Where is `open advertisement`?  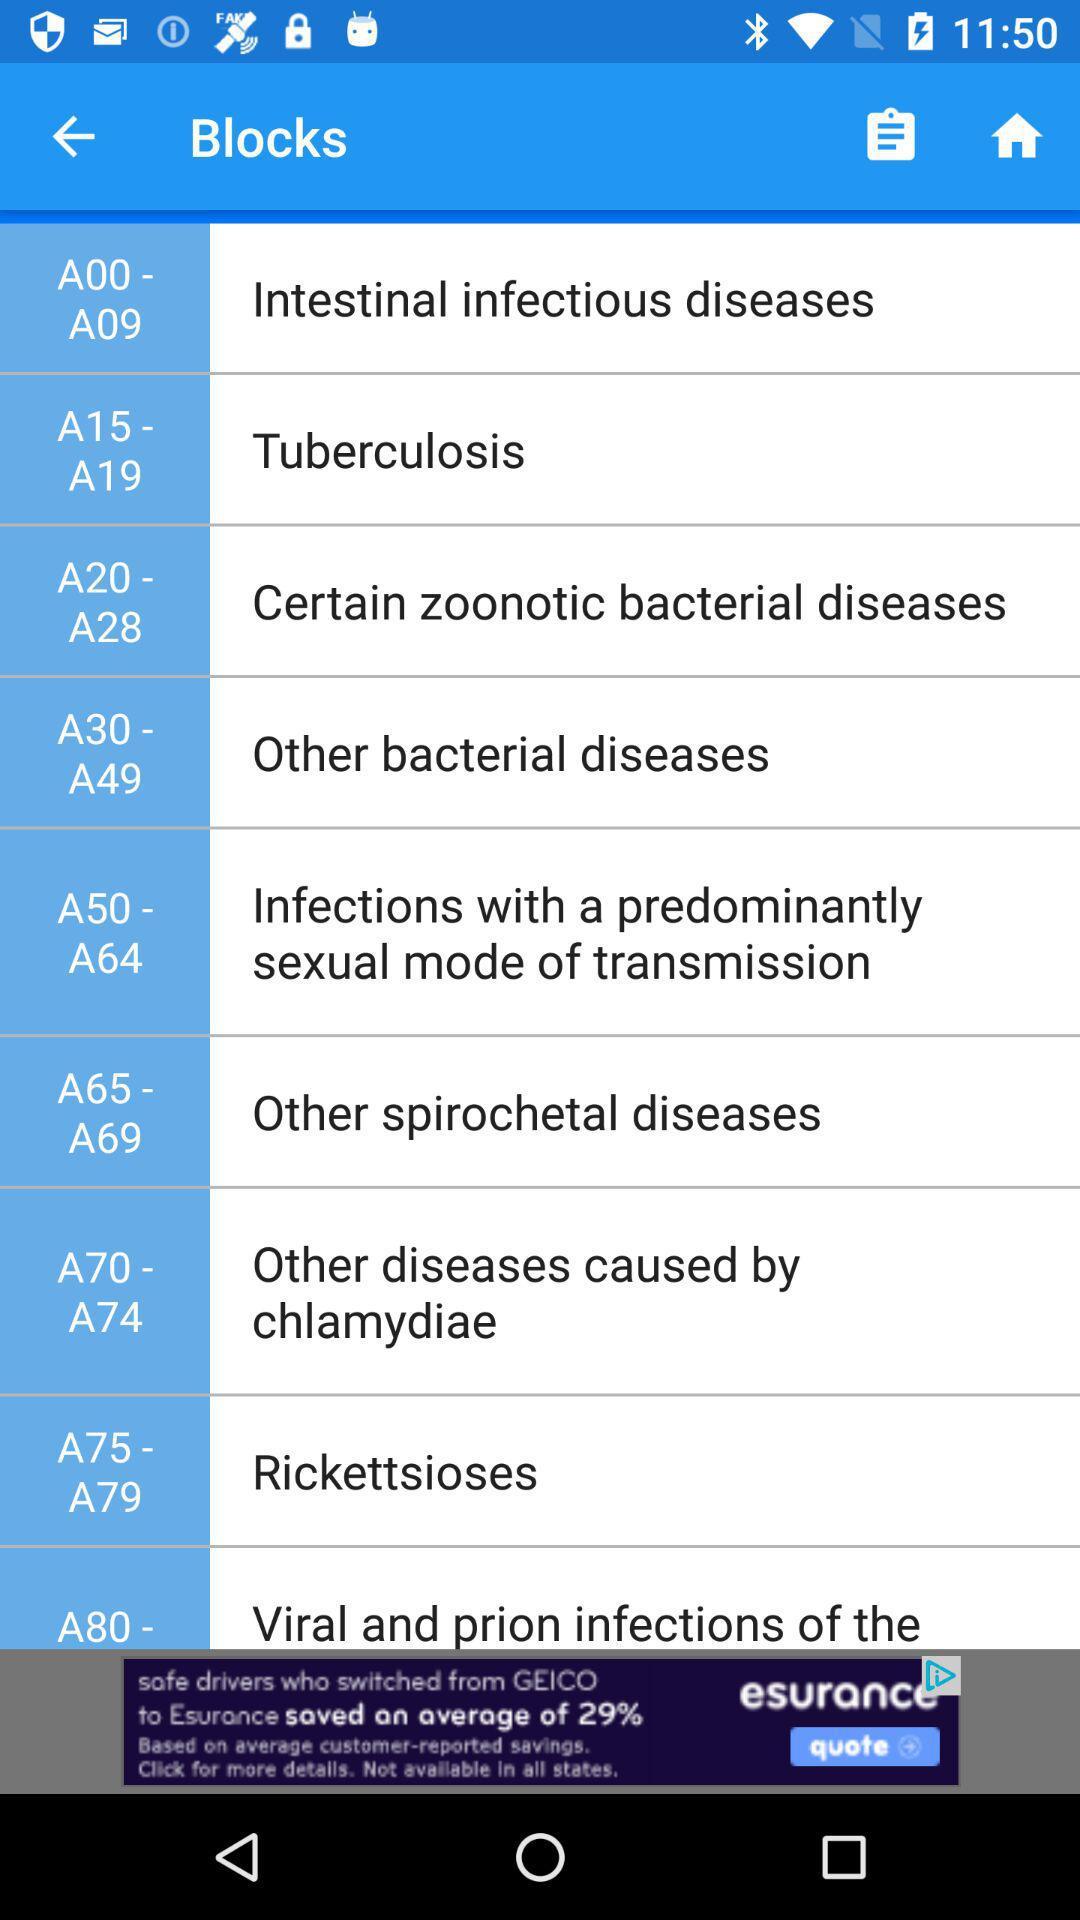 open advertisement is located at coordinates (540, 1720).